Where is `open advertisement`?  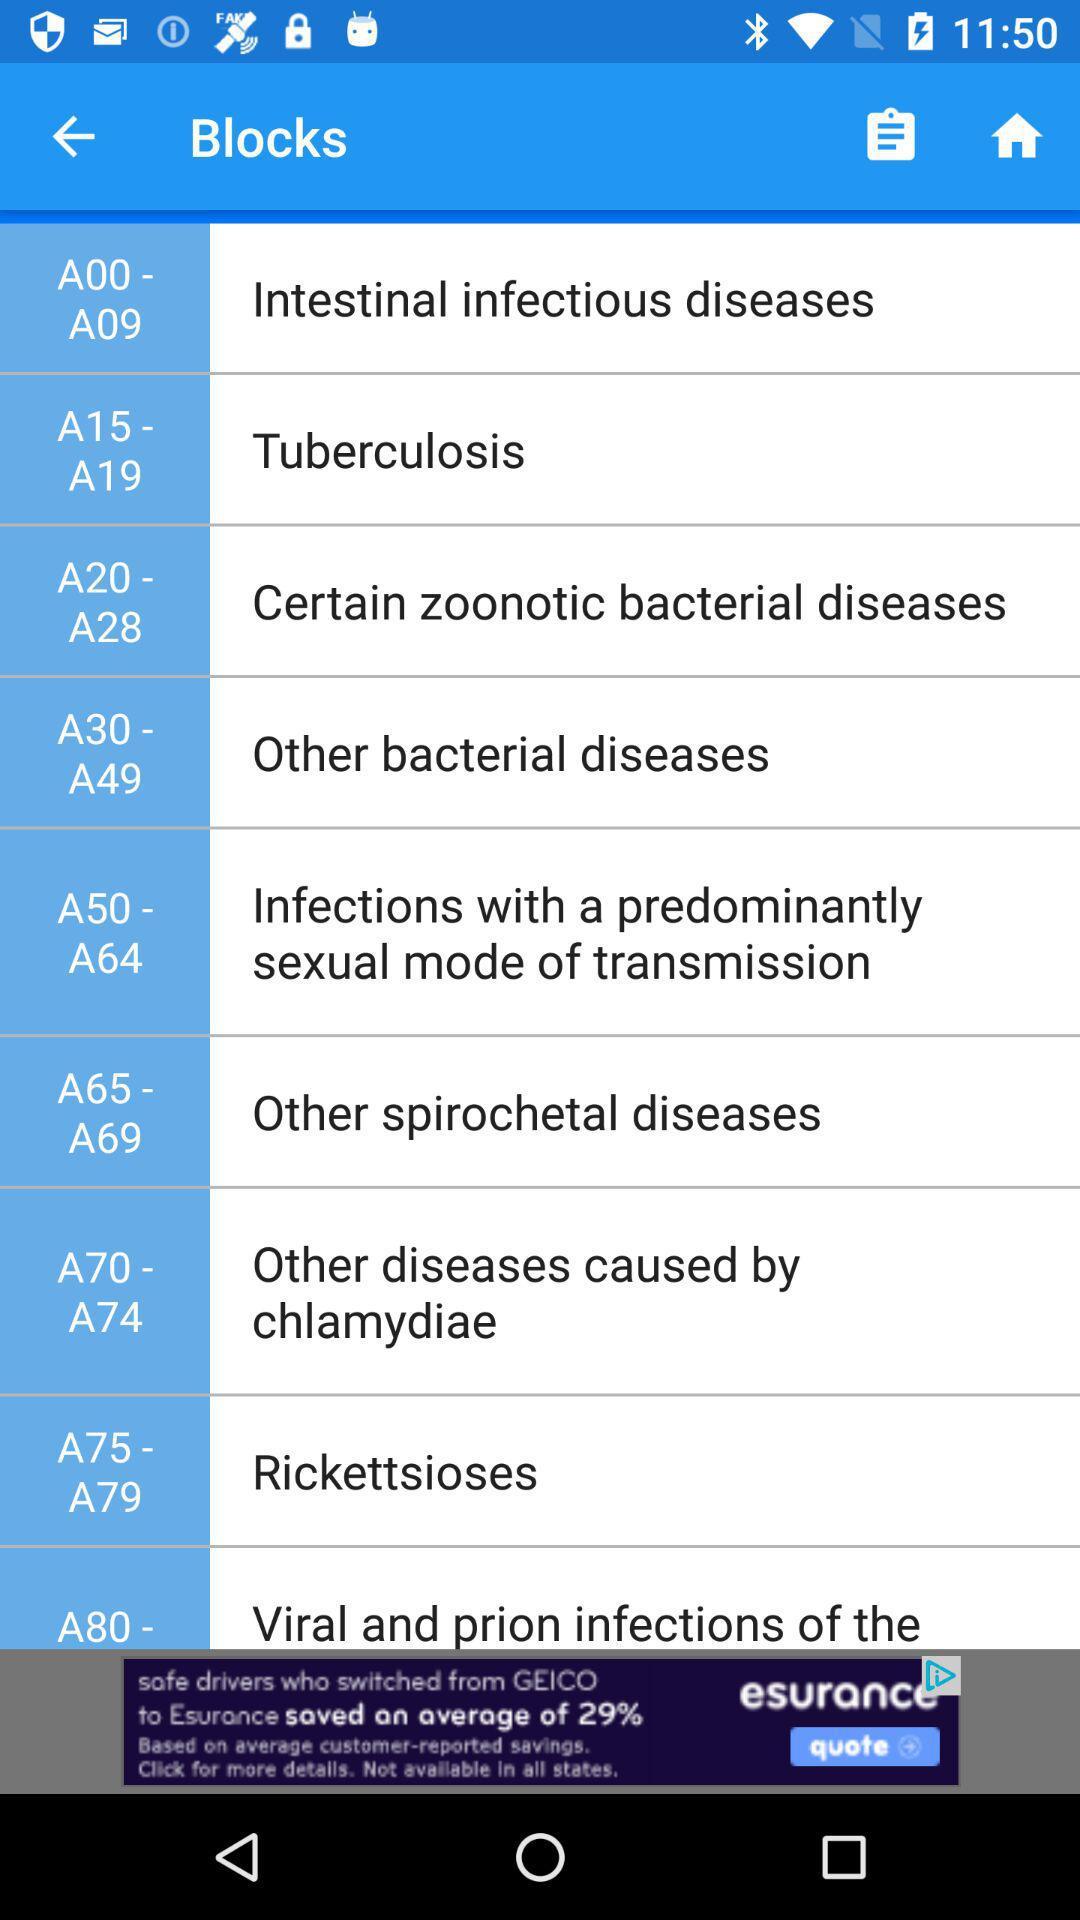 open advertisement is located at coordinates (540, 1720).